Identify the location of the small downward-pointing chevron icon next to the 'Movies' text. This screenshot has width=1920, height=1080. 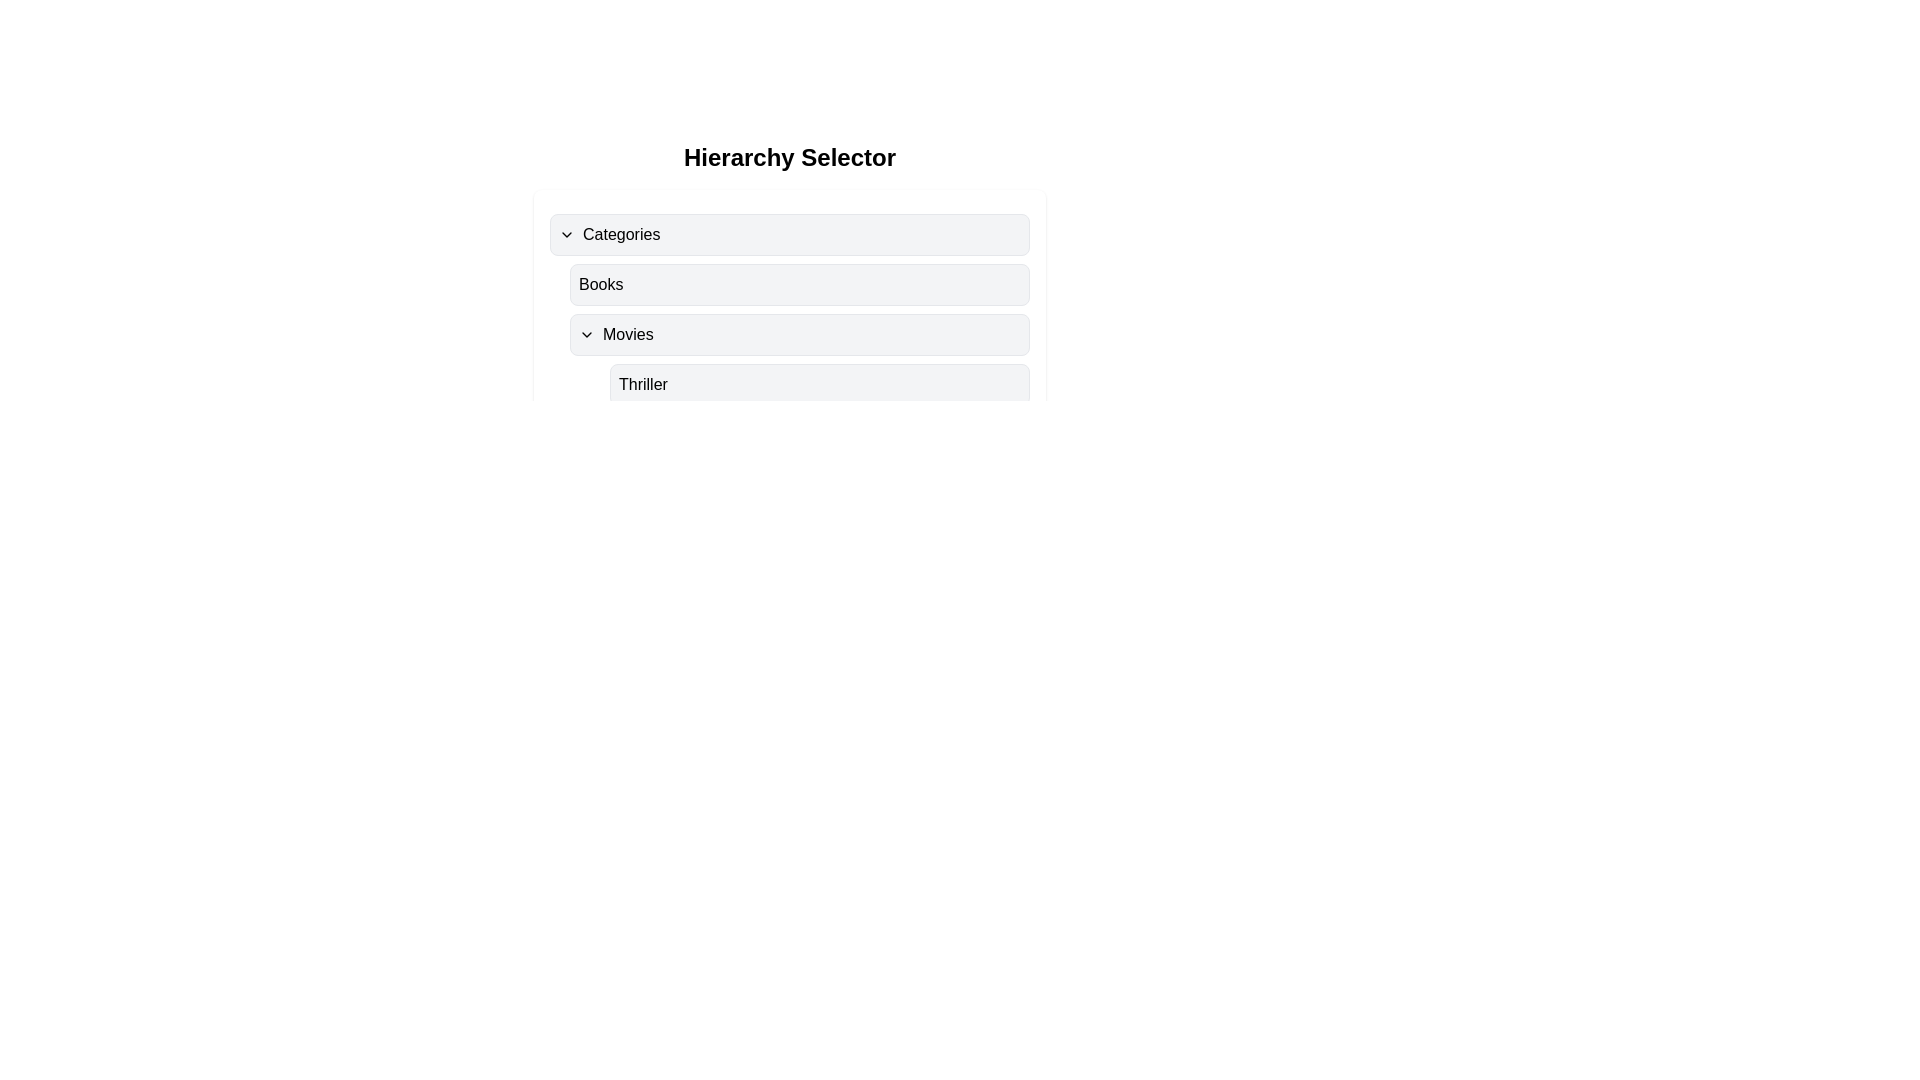
(585, 334).